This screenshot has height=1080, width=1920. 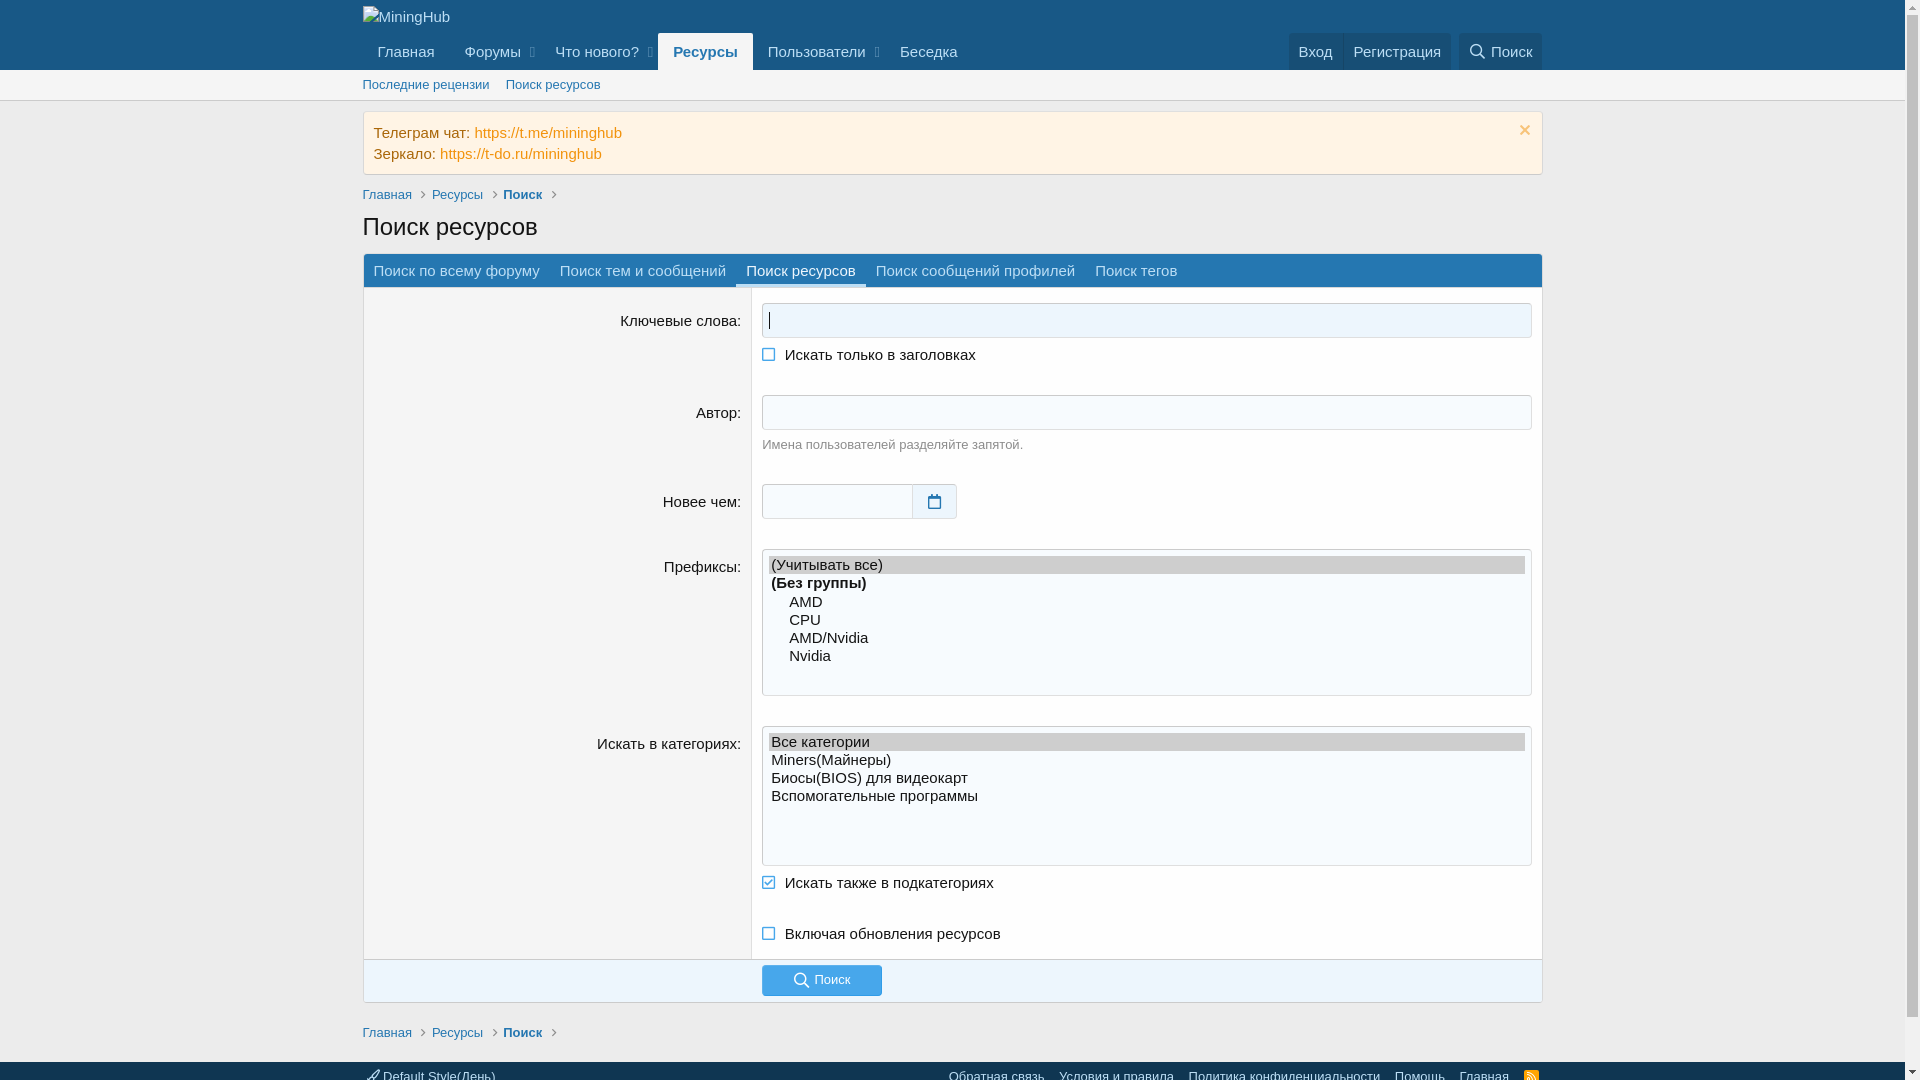 What do you see at coordinates (547, 132) in the screenshot?
I see `'https://t.me/mininghub'` at bounding box center [547, 132].